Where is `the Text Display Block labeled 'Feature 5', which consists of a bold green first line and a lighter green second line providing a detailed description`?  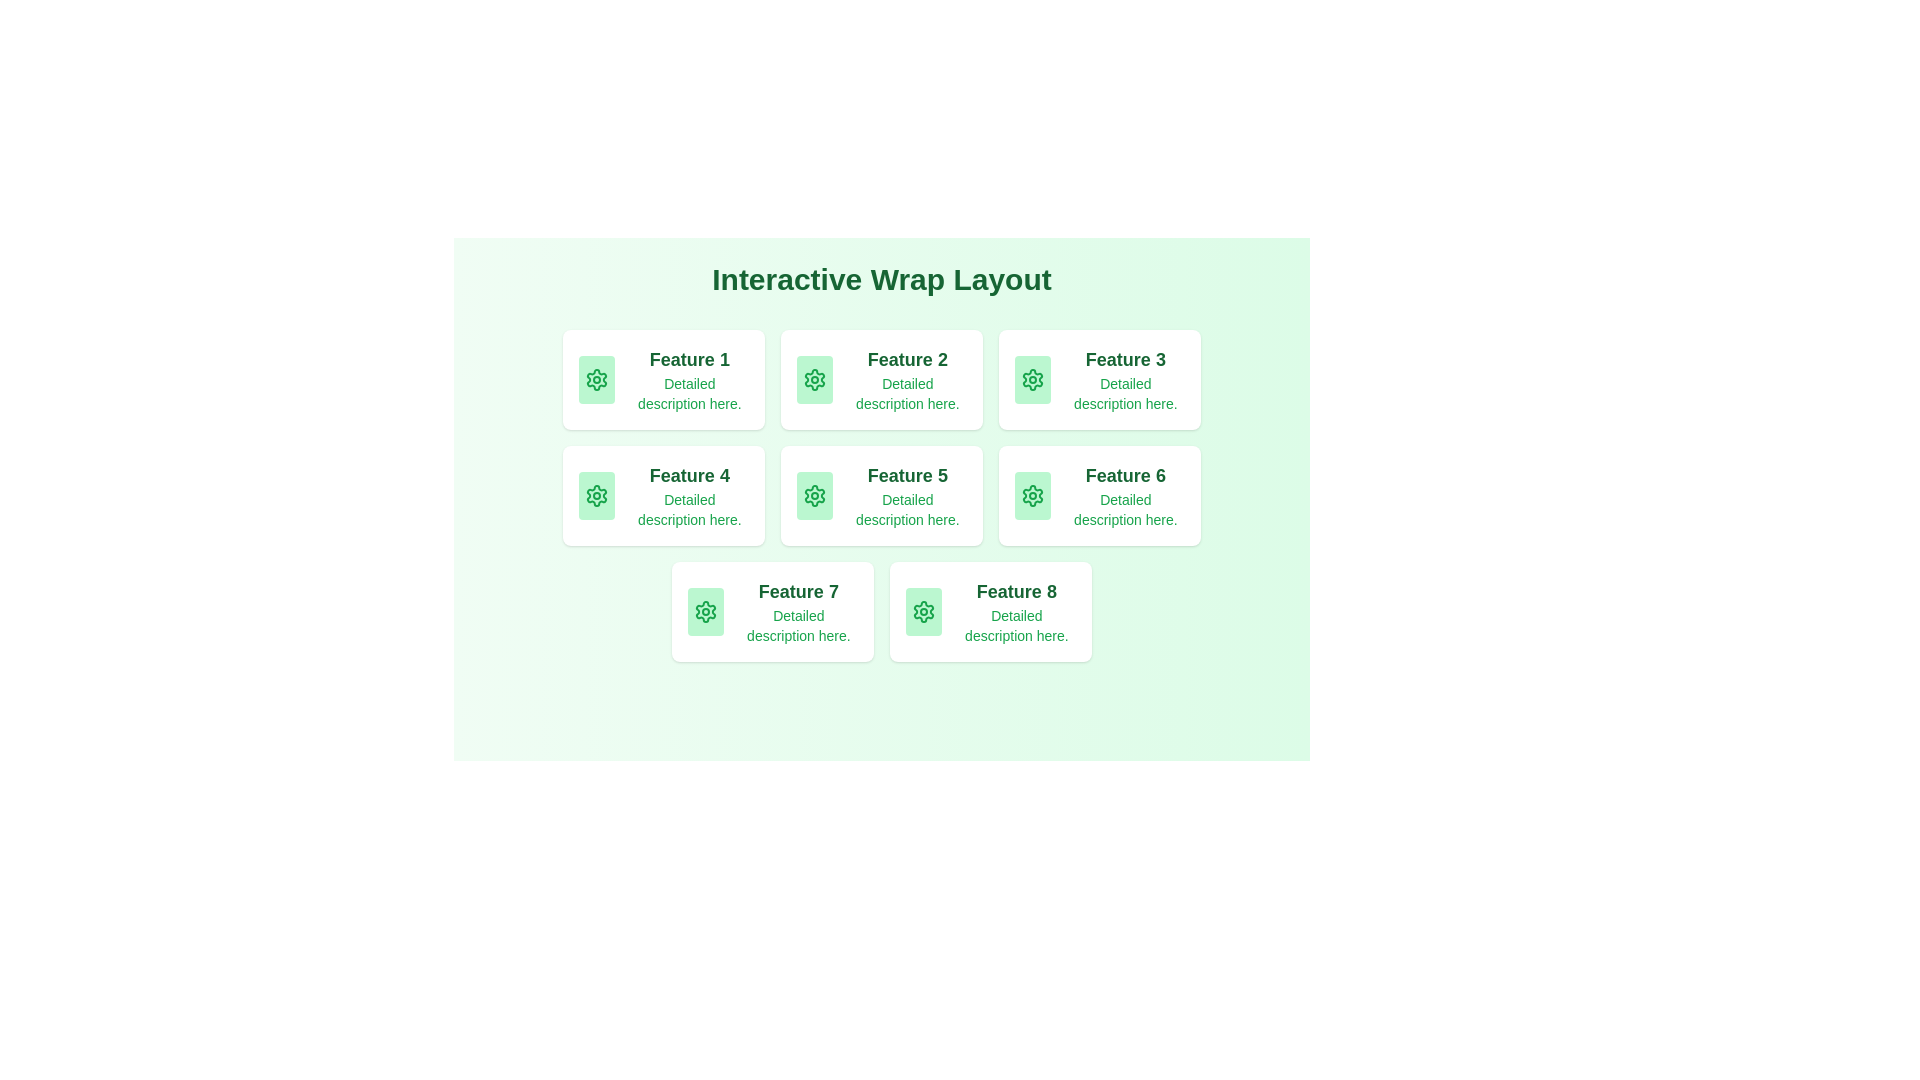
the Text Display Block labeled 'Feature 5', which consists of a bold green first line and a lighter green second line providing a detailed description is located at coordinates (906, 495).